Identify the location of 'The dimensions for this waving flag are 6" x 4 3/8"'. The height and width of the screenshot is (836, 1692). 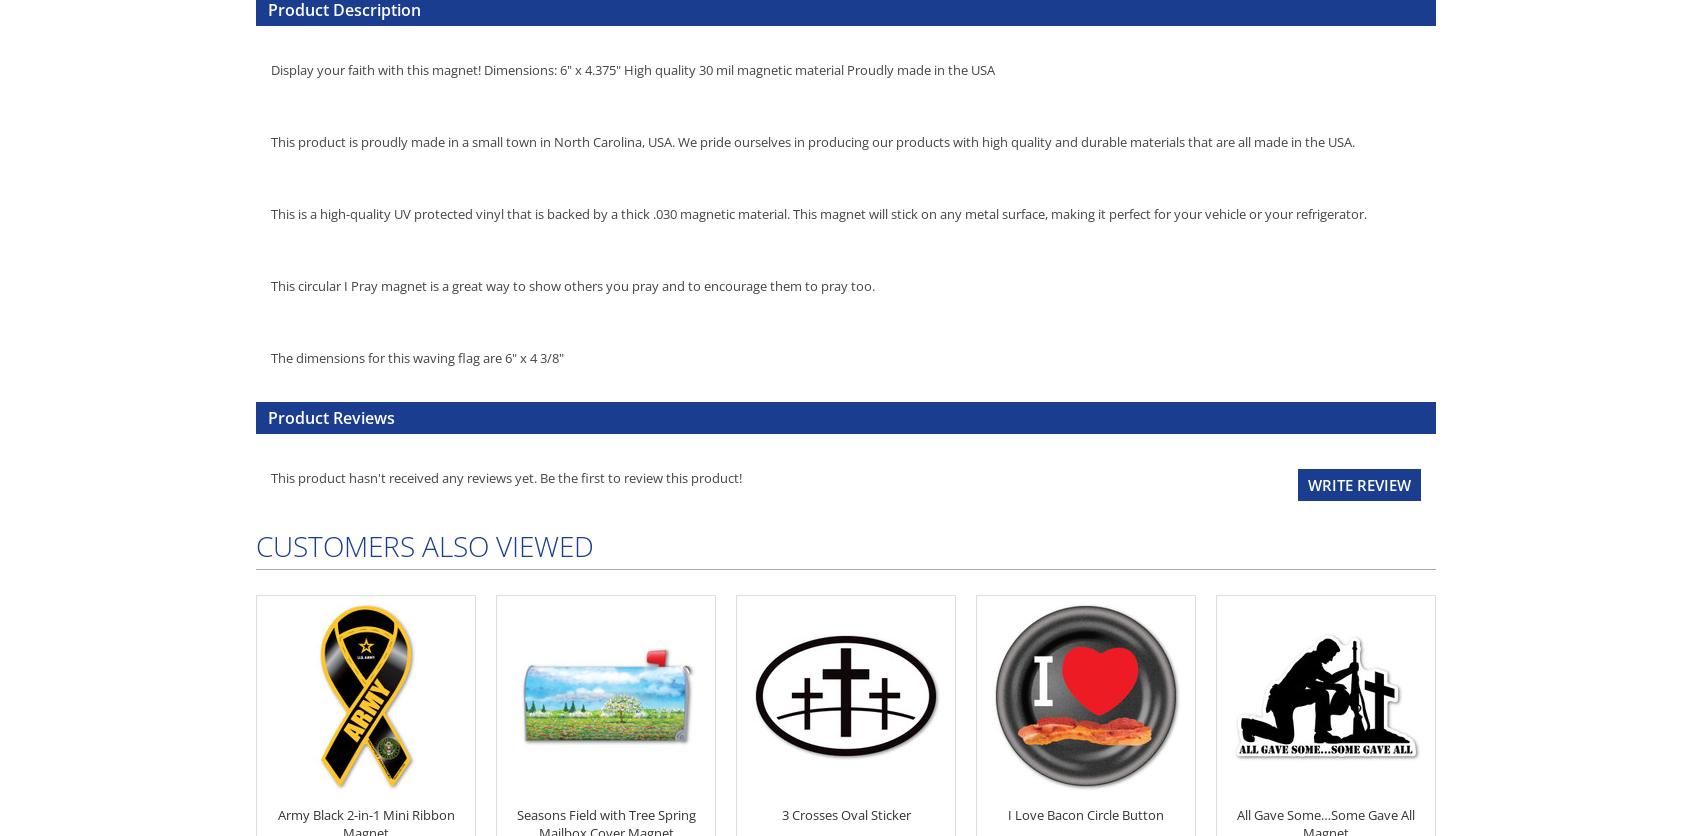
(417, 355).